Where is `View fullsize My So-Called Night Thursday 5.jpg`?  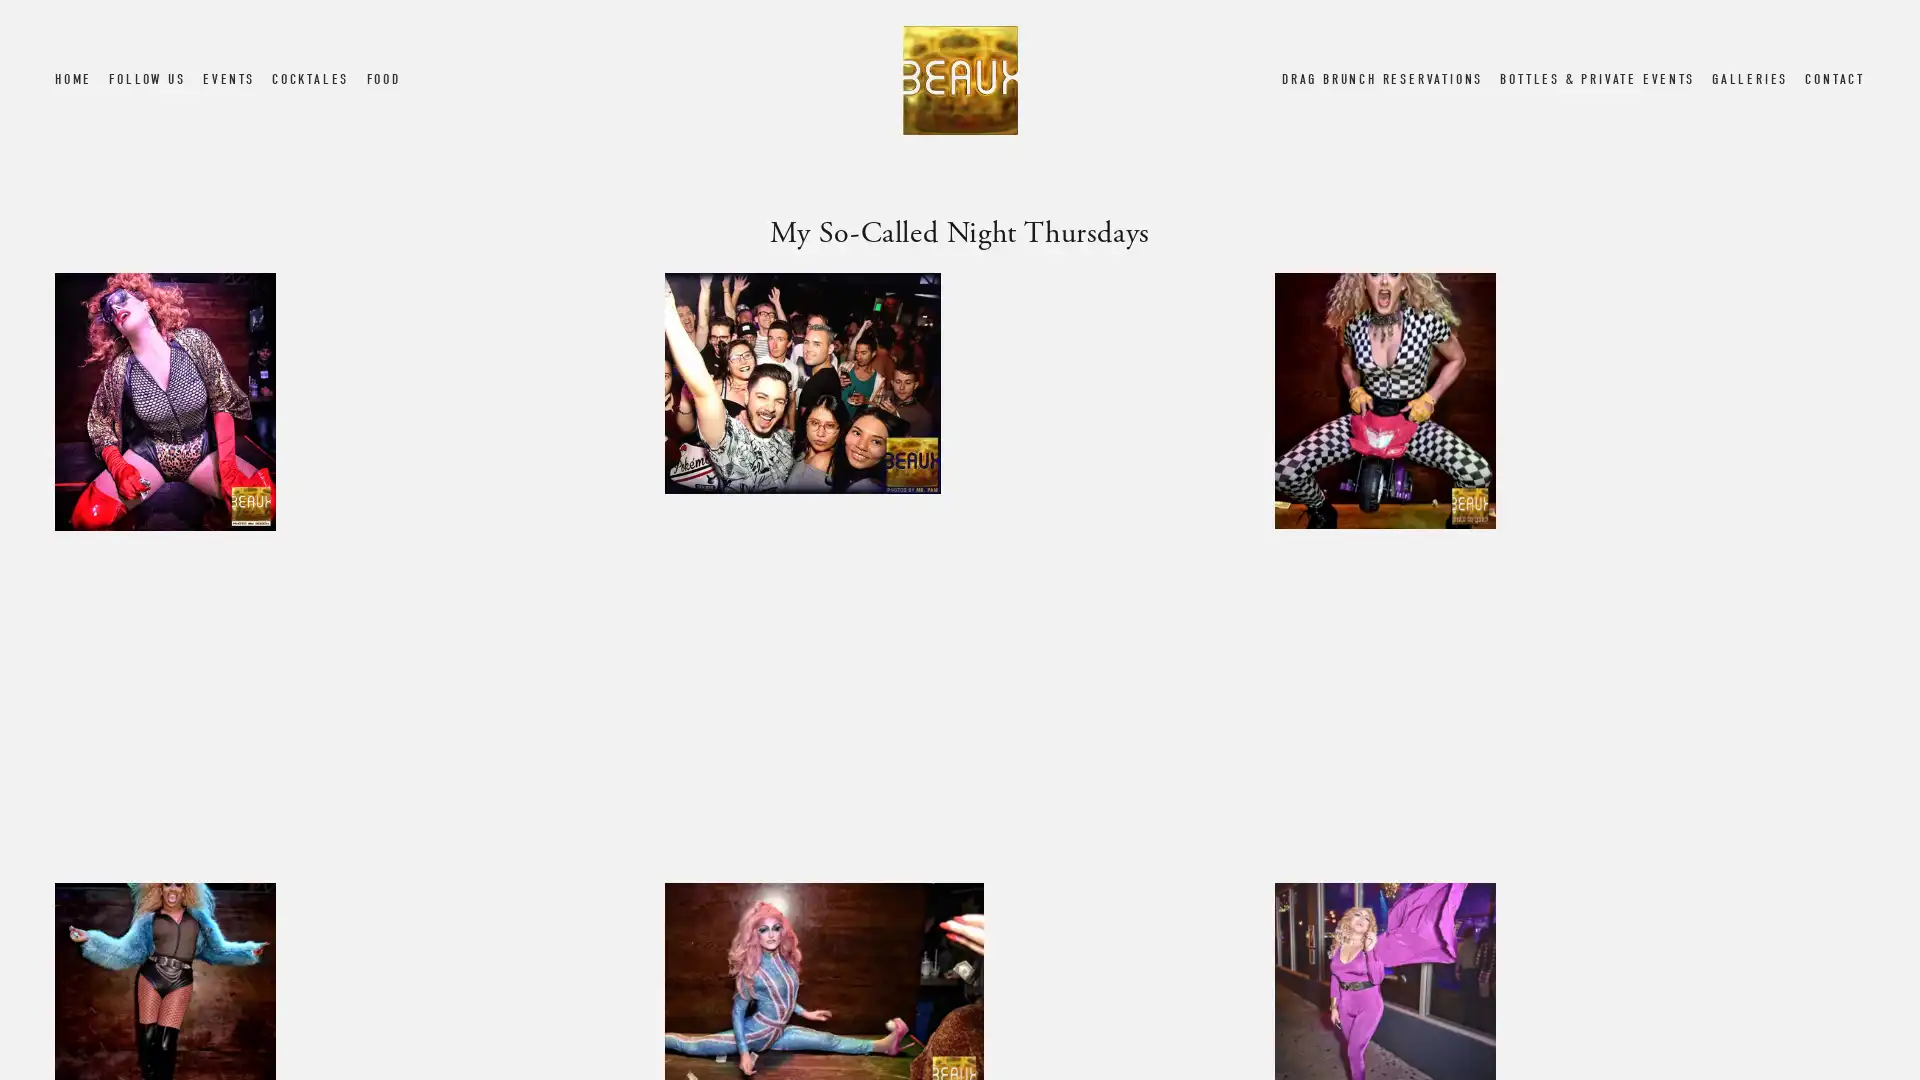 View fullsize My So-Called Night Thursday 5.jpg is located at coordinates (349, 567).